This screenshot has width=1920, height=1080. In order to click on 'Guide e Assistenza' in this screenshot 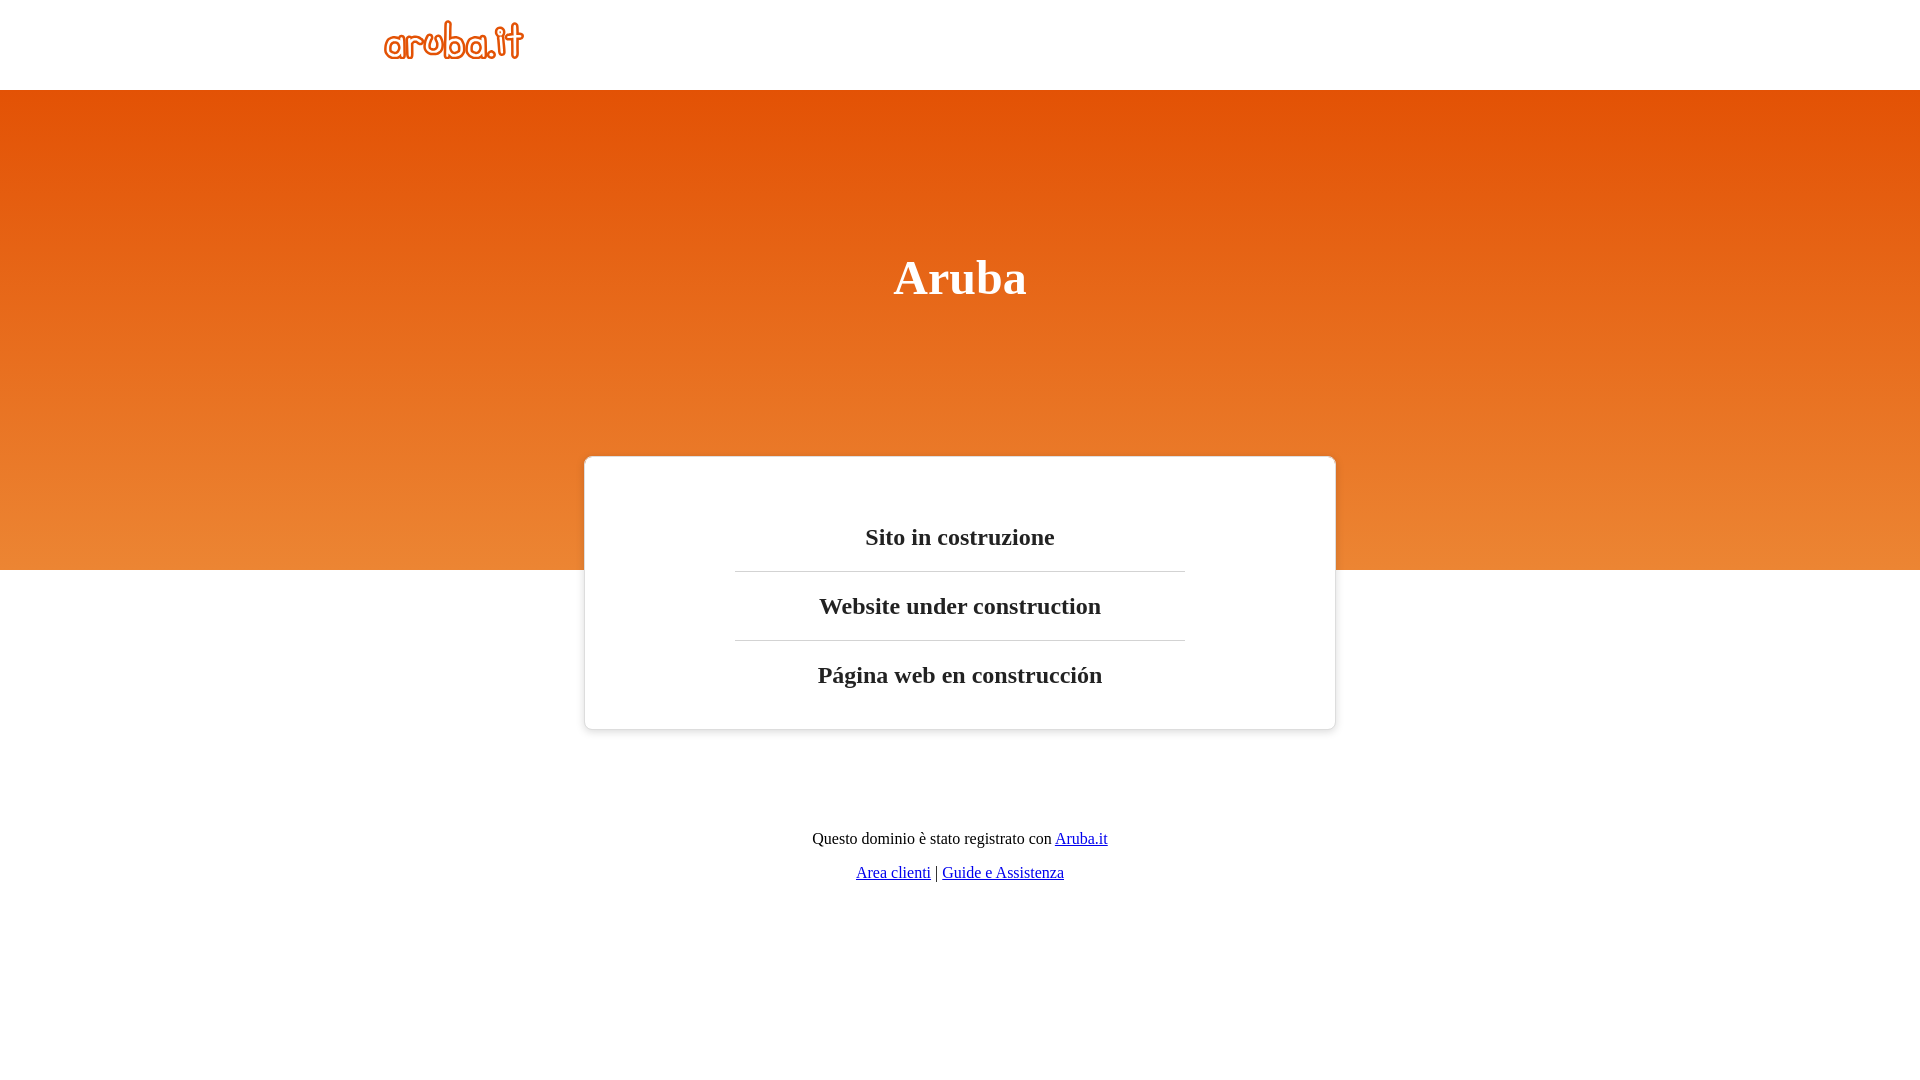, I will do `click(1003, 871)`.